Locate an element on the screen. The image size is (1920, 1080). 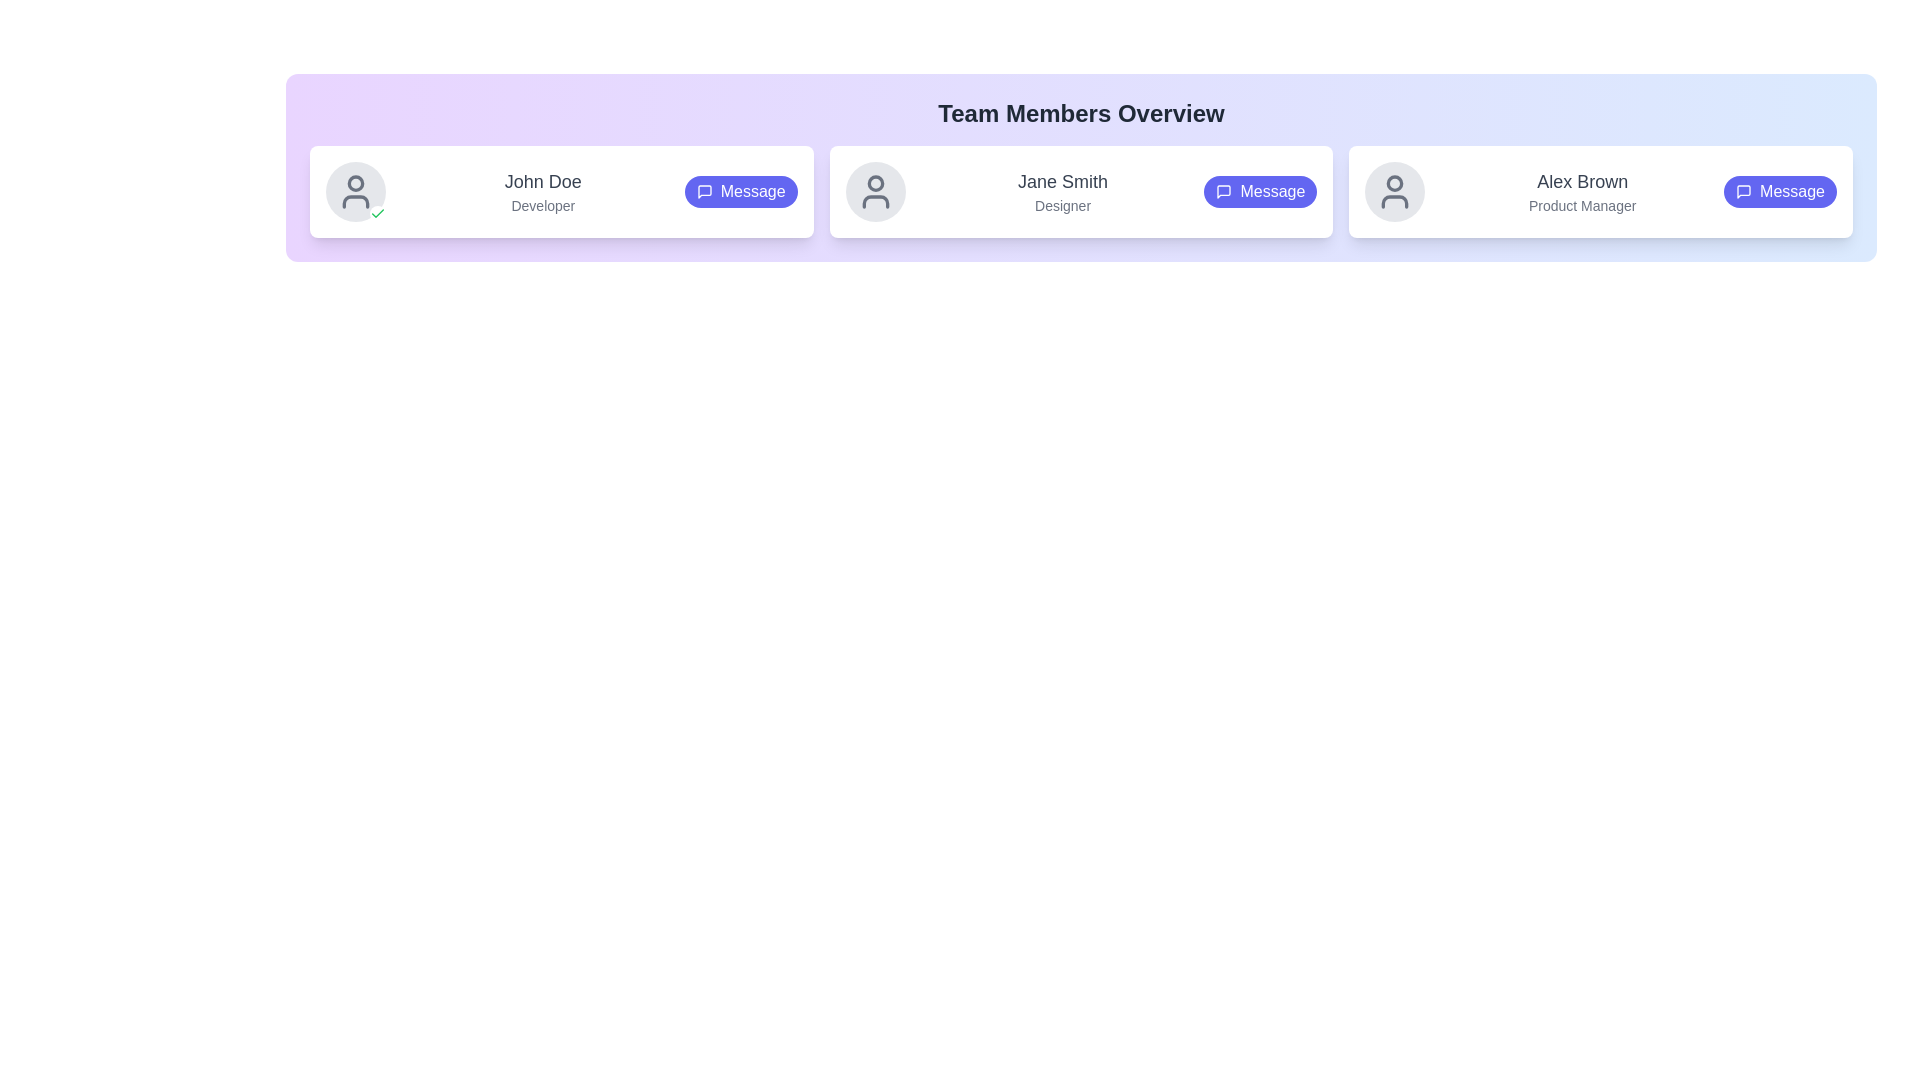
the 'Message' icon associated with 'Alex Brown' located in the fourth profile card on the rightmost side of the interface is located at coordinates (1743, 192).